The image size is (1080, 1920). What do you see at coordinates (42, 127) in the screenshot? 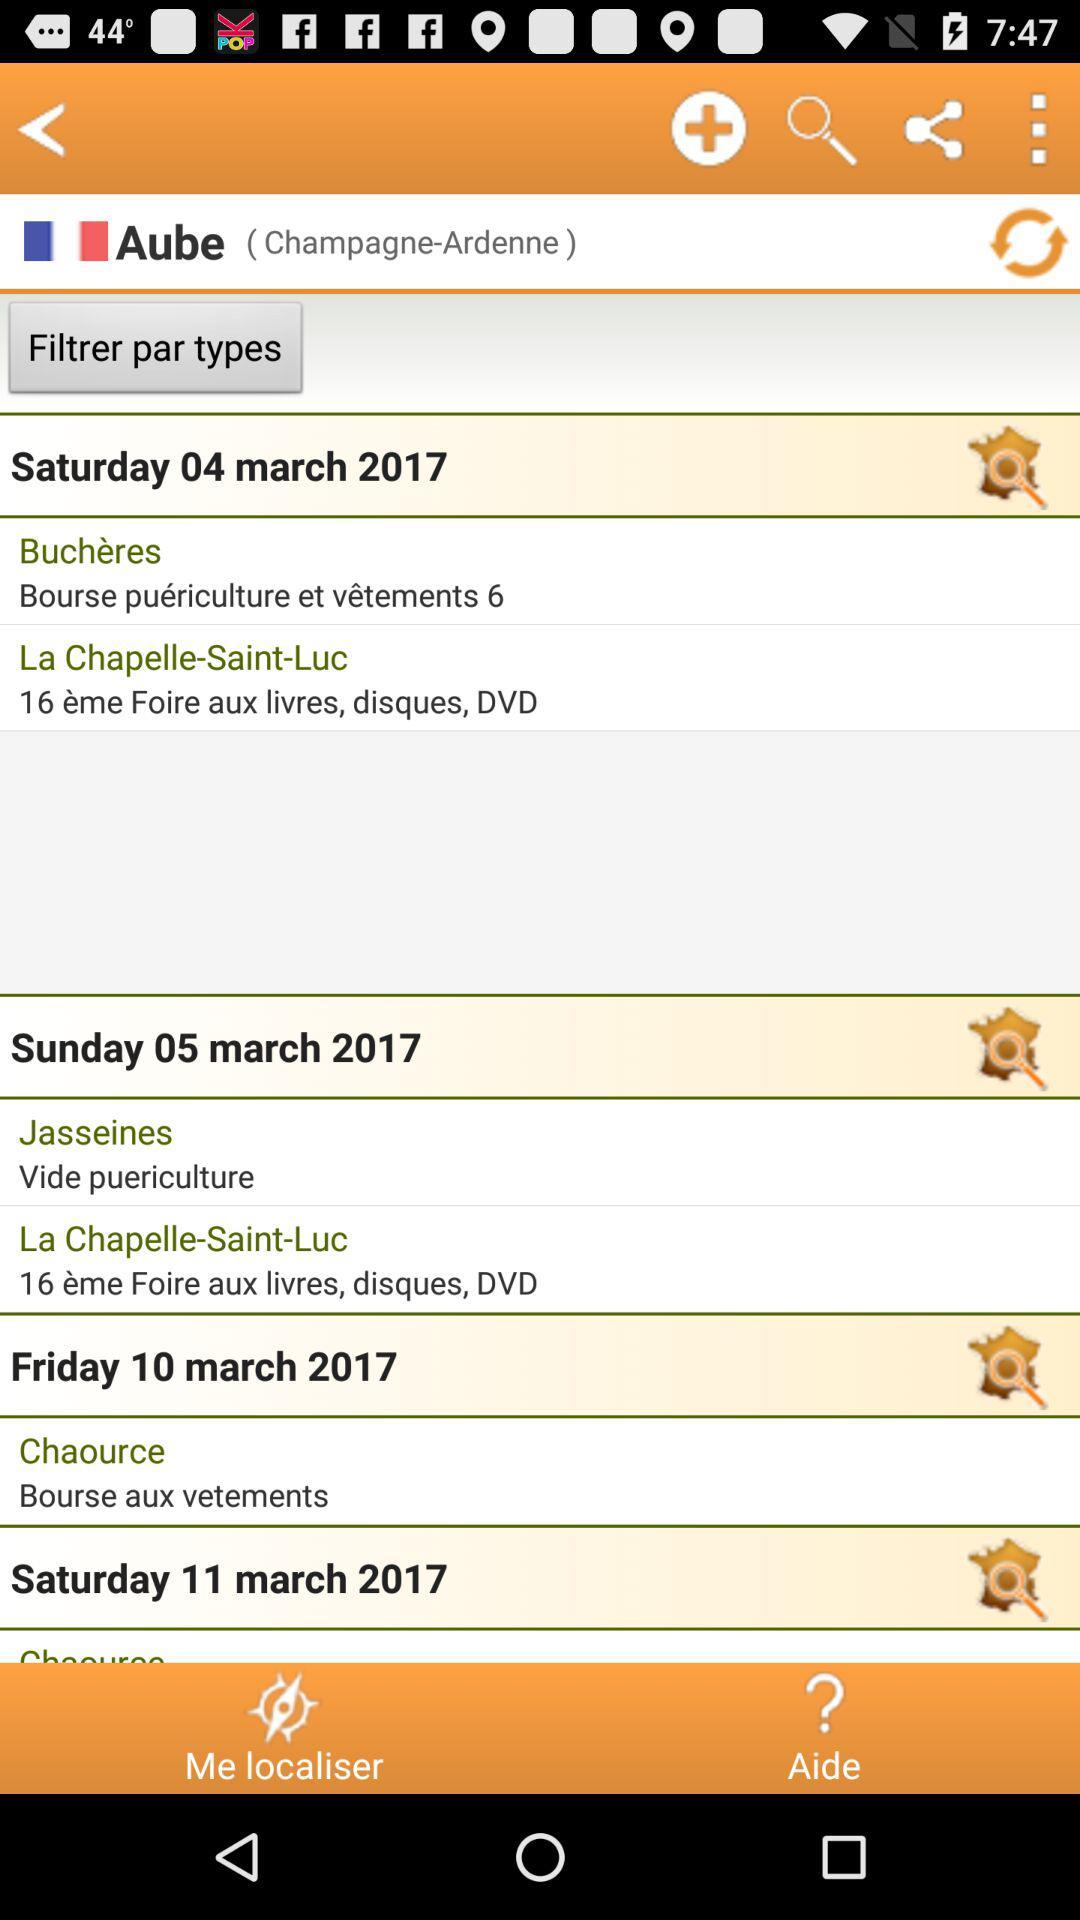
I see `the icon on the top left corner` at bounding box center [42, 127].